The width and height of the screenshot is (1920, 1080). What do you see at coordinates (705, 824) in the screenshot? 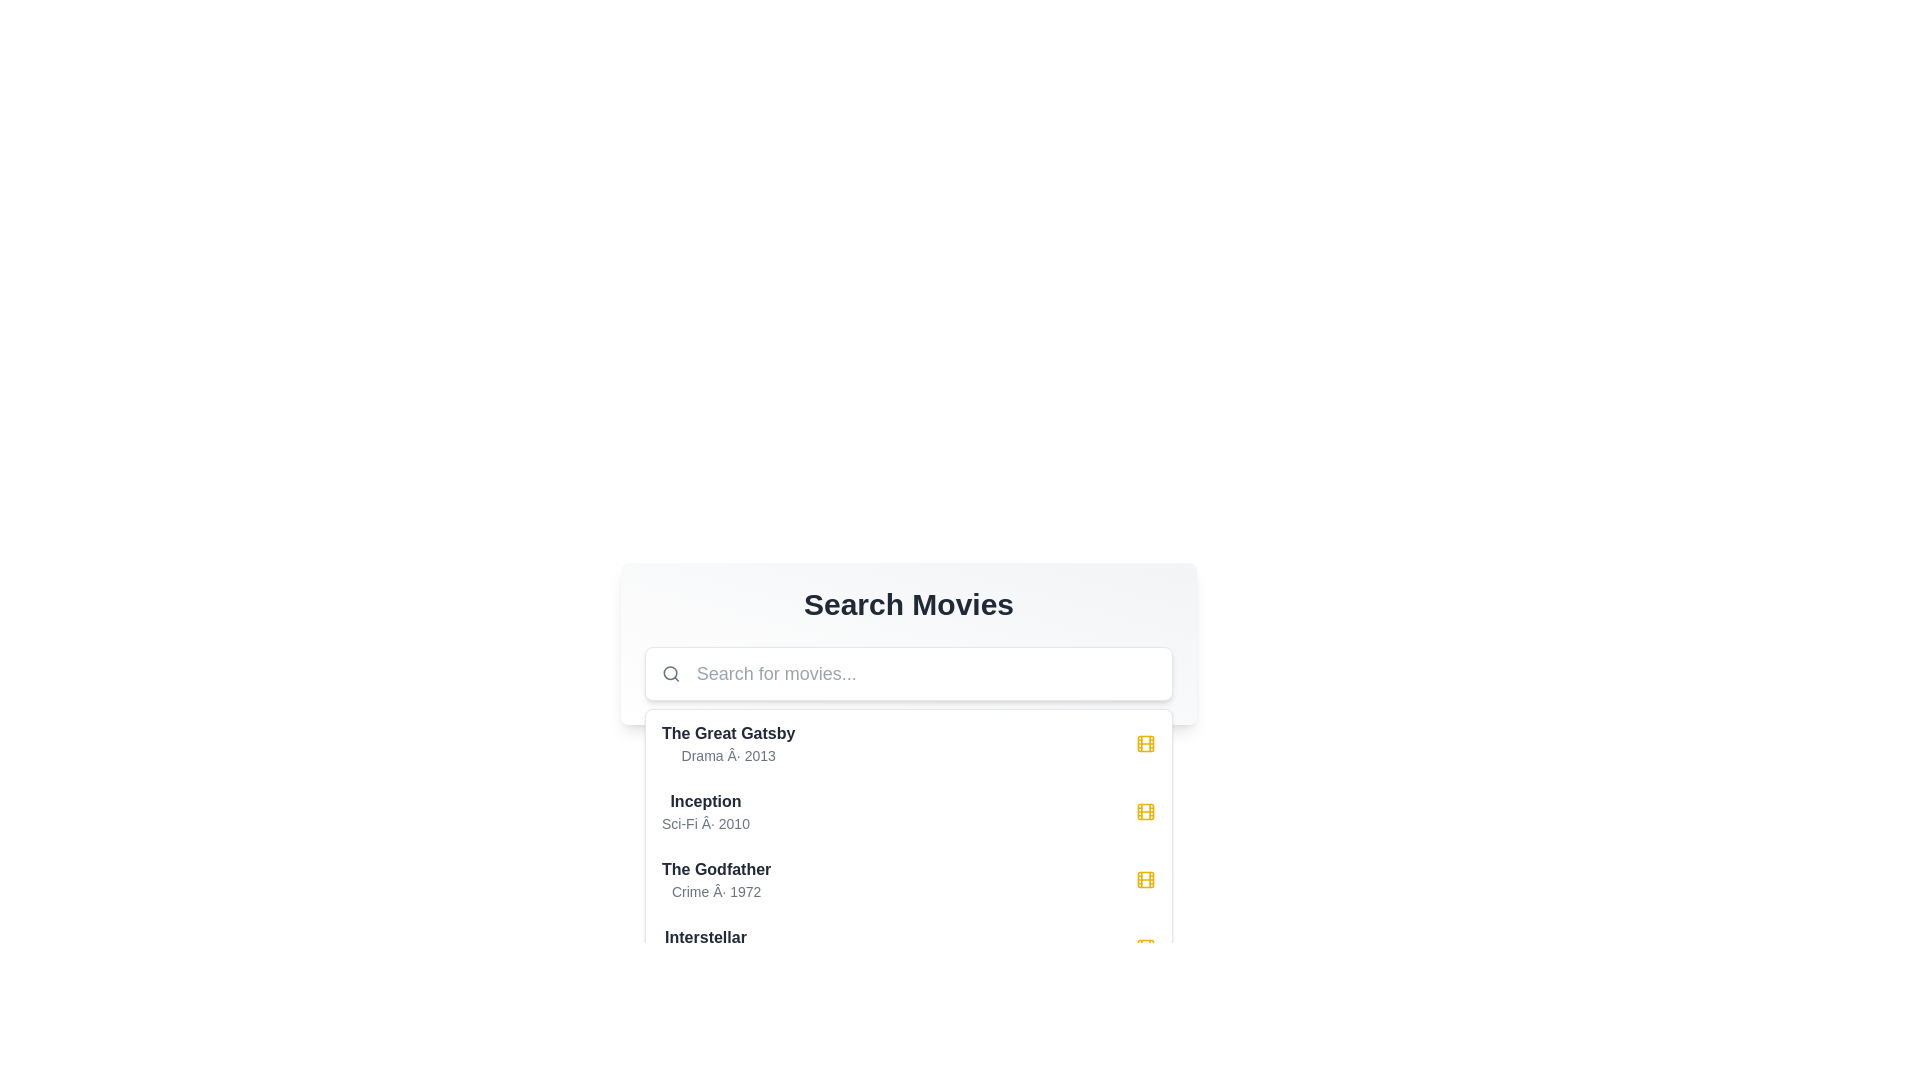
I see `the text label displaying 'Sci-Fi · 2010', which is styled in a small-sized, gray font and located below the 'Inception' label in the movie search results` at bounding box center [705, 824].